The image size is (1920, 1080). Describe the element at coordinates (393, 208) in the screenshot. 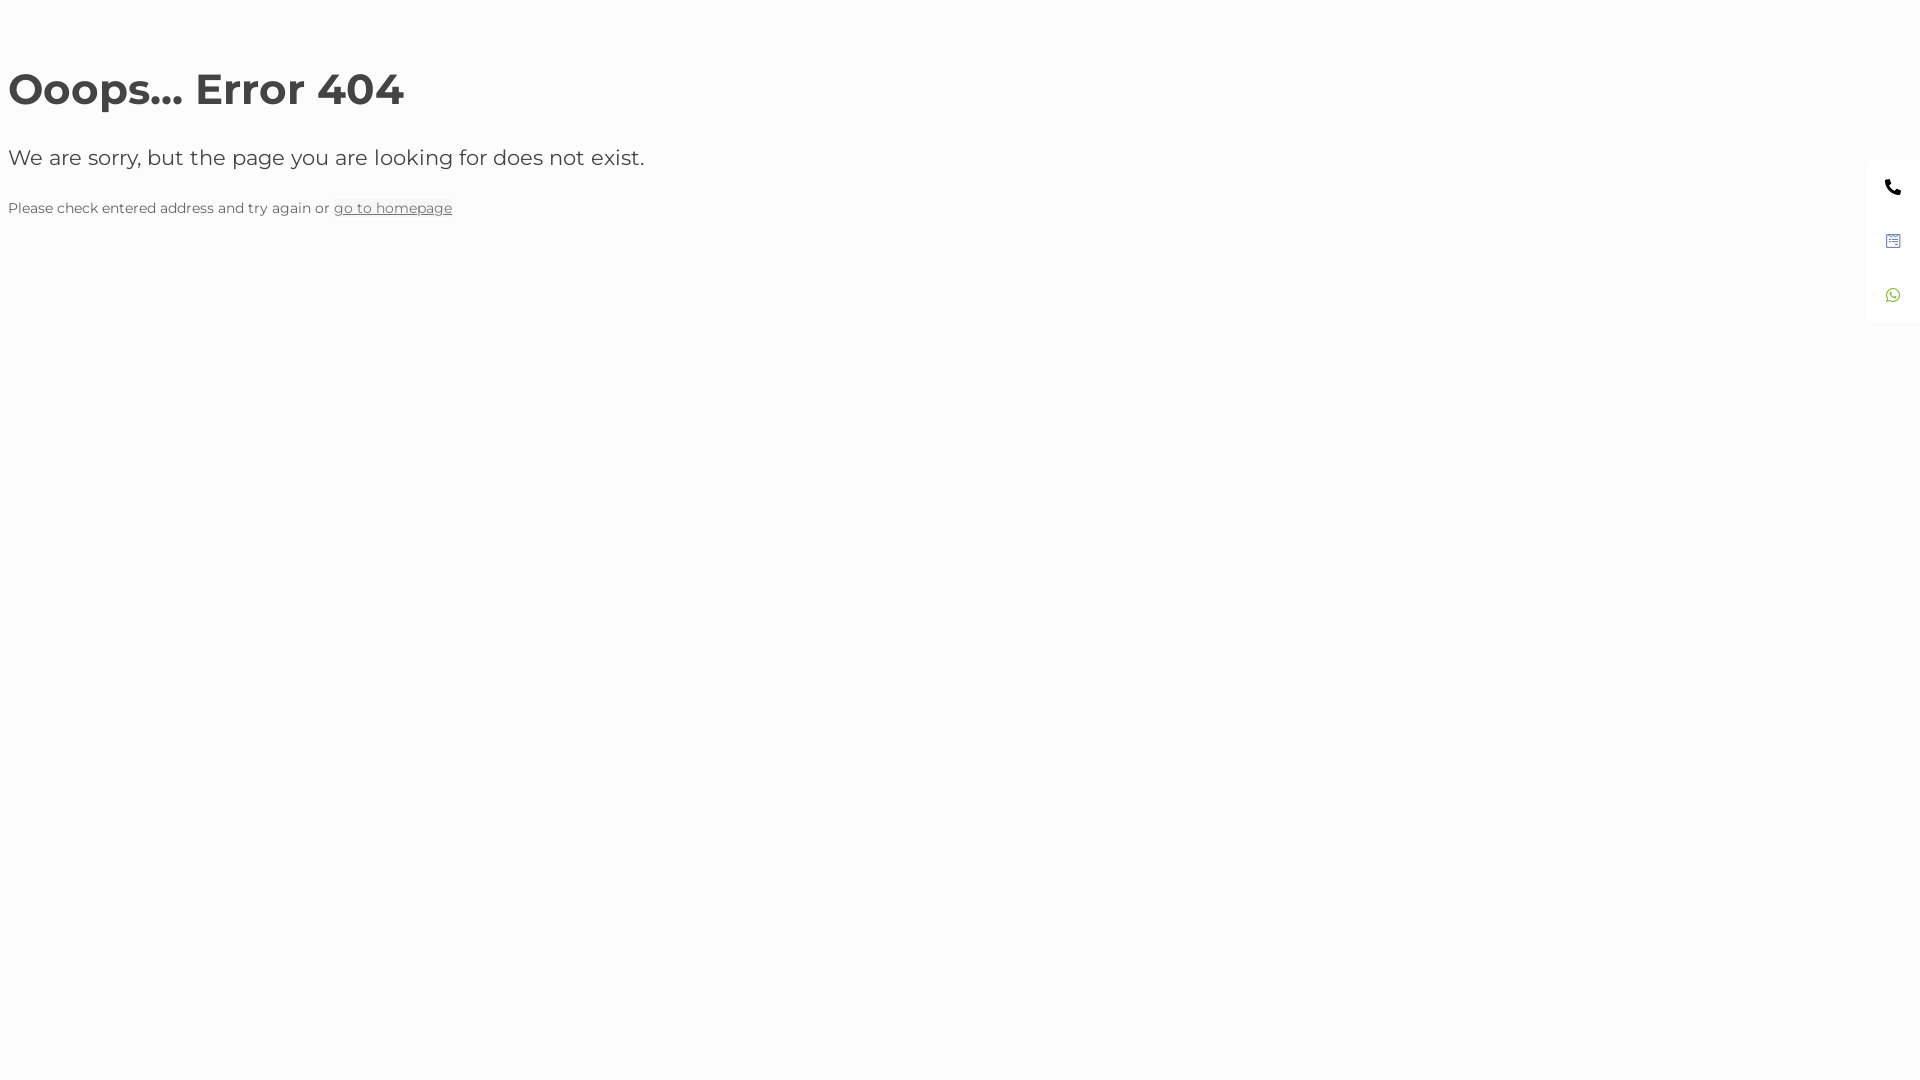

I see `'go to homepage'` at that location.